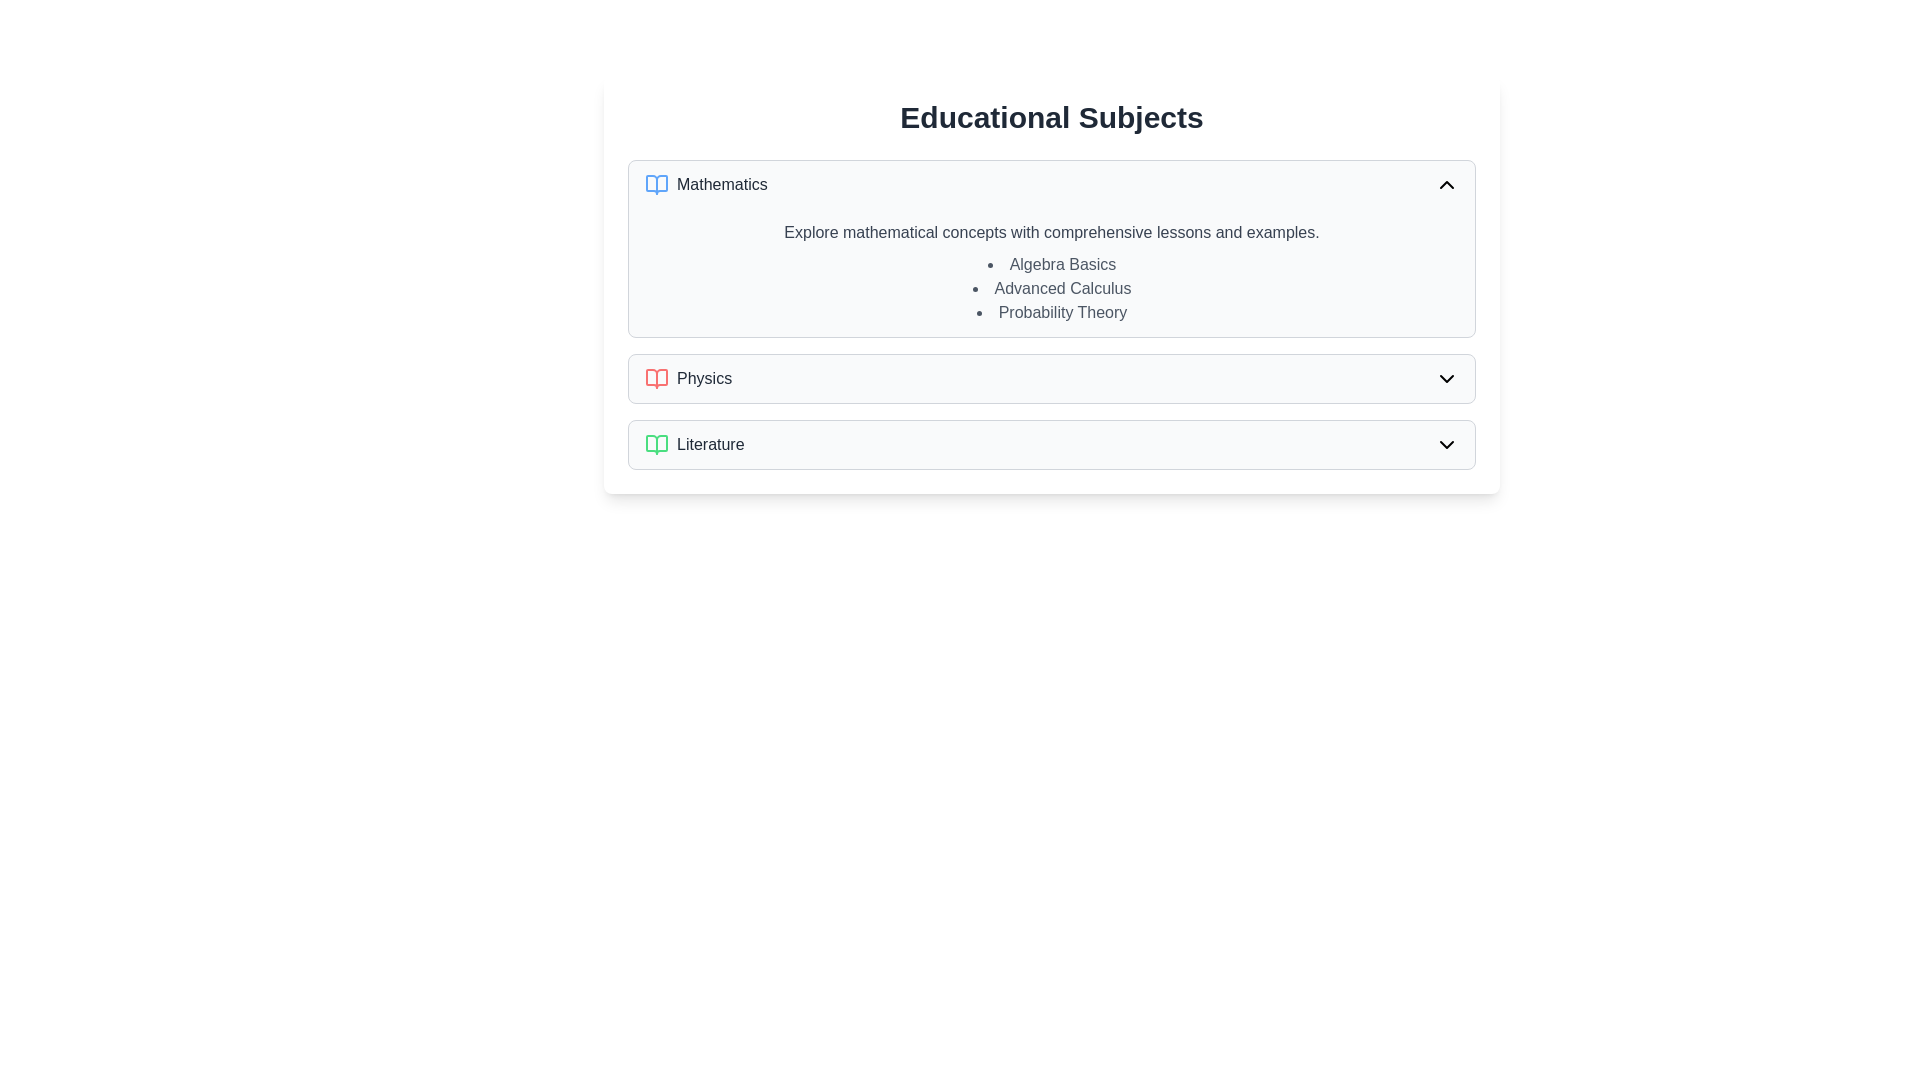 The image size is (1920, 1080). What do you see at coordinates (1050, 443) in the screenshot?
I see `the arrow of the dropdown list entry for the subject 'Literature'` at bounding box center [1050, 443].